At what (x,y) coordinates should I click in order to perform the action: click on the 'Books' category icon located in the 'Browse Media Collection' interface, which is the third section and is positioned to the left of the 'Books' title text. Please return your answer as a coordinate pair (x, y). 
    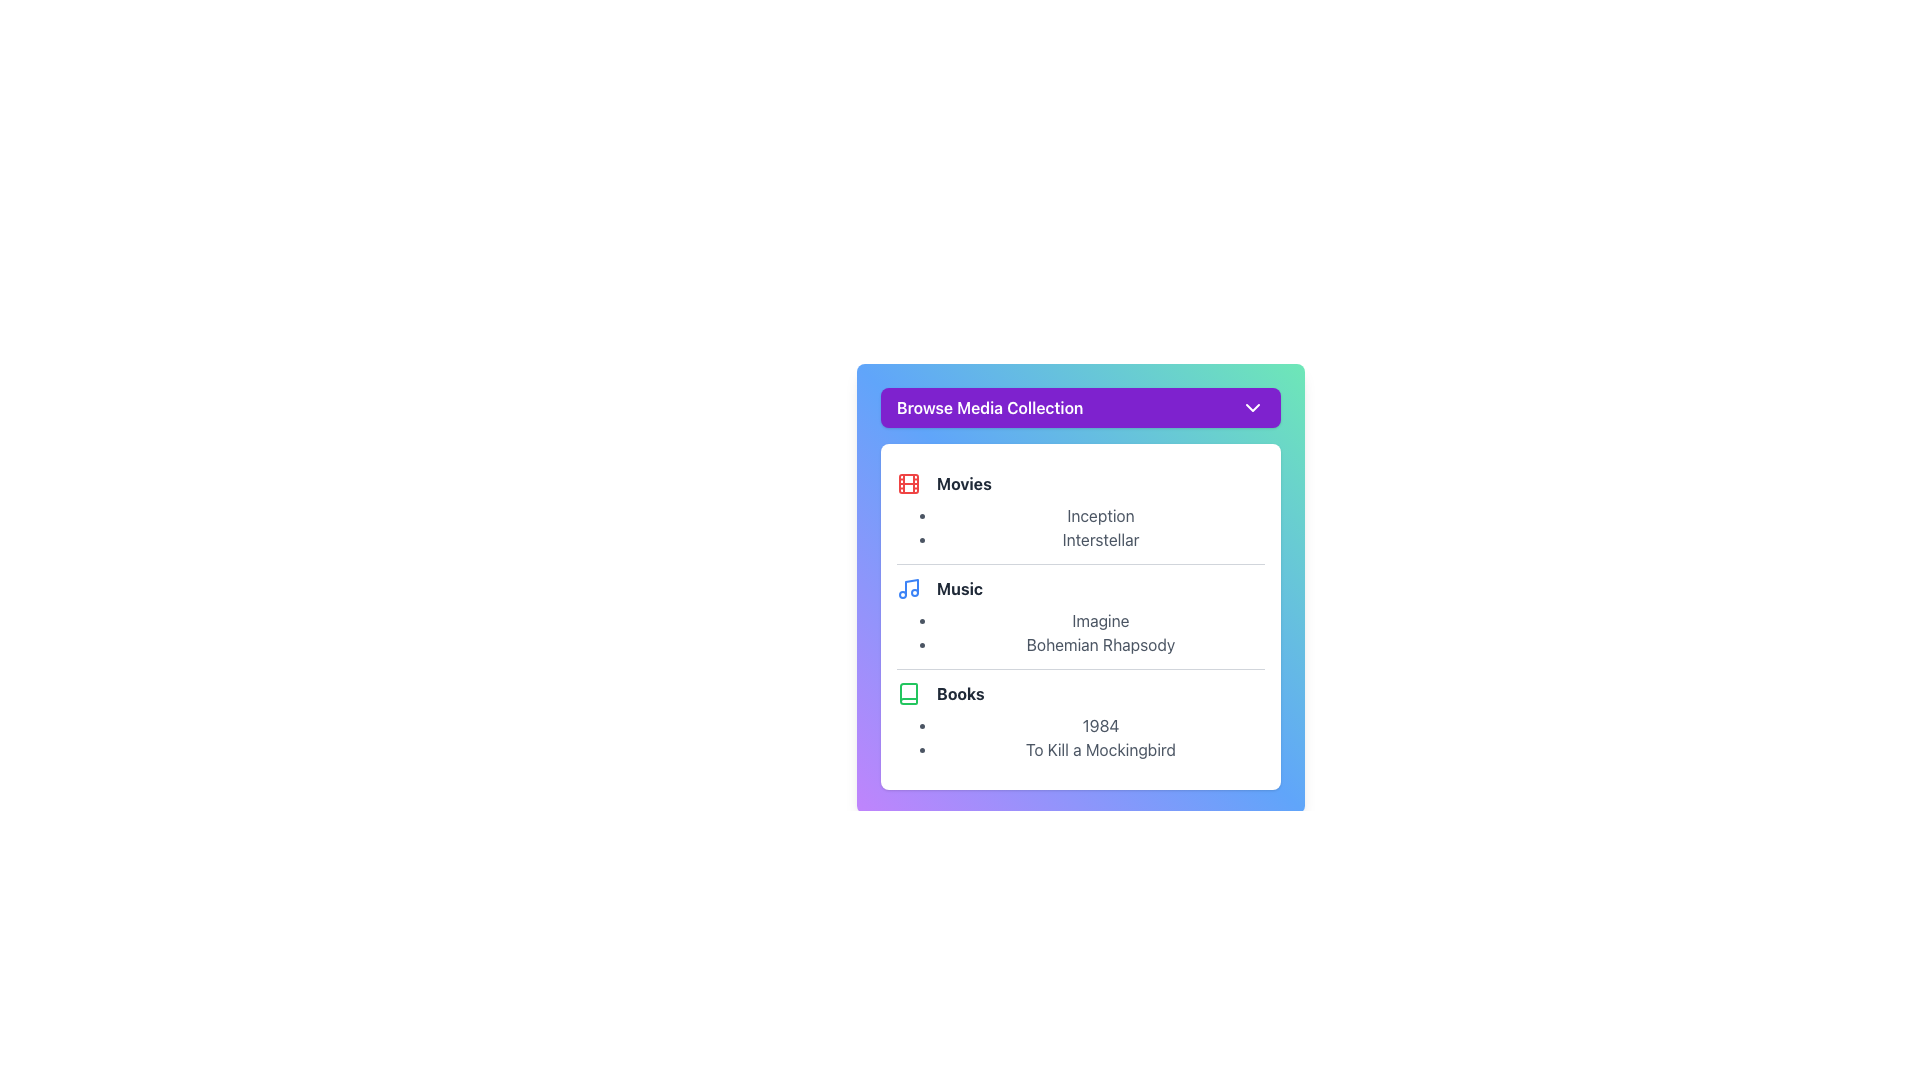
    Looking at the image, I should click on (907, 693).